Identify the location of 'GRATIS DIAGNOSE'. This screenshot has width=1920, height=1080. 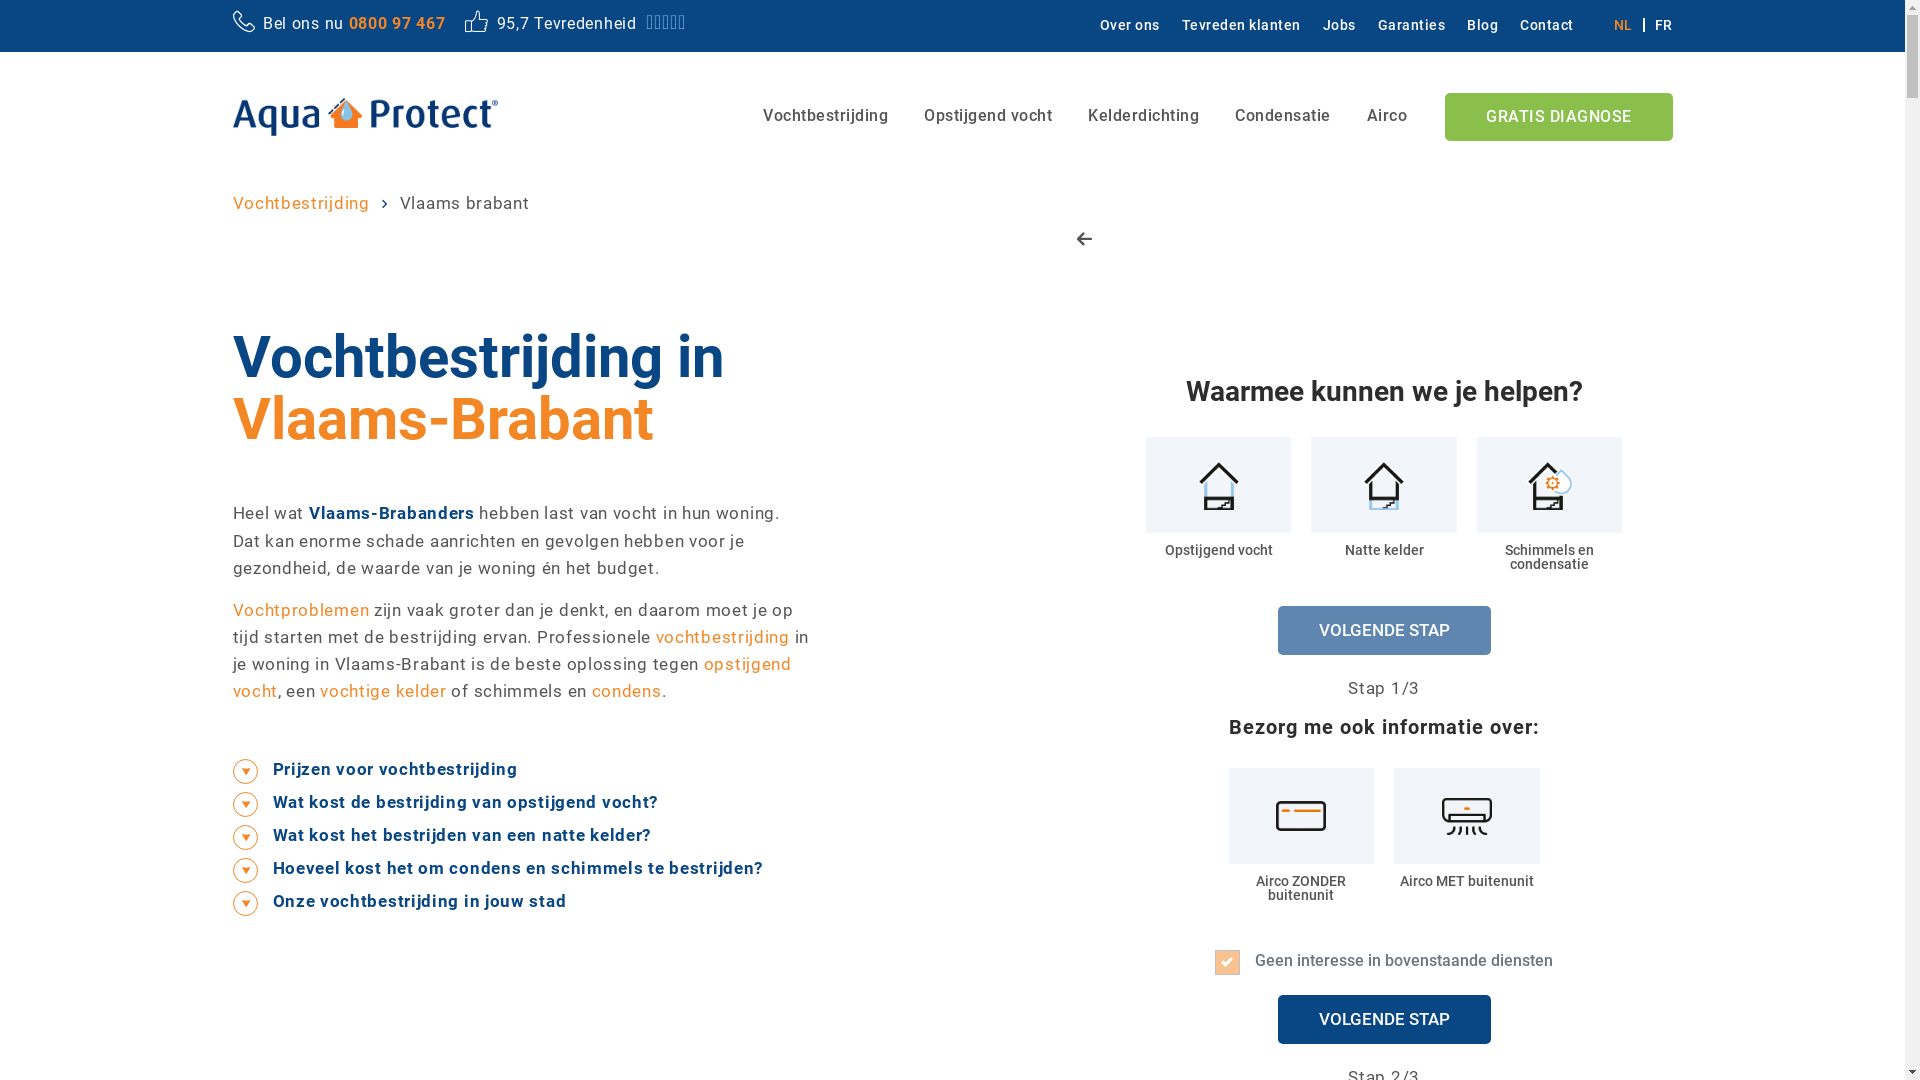
(1558, 116).